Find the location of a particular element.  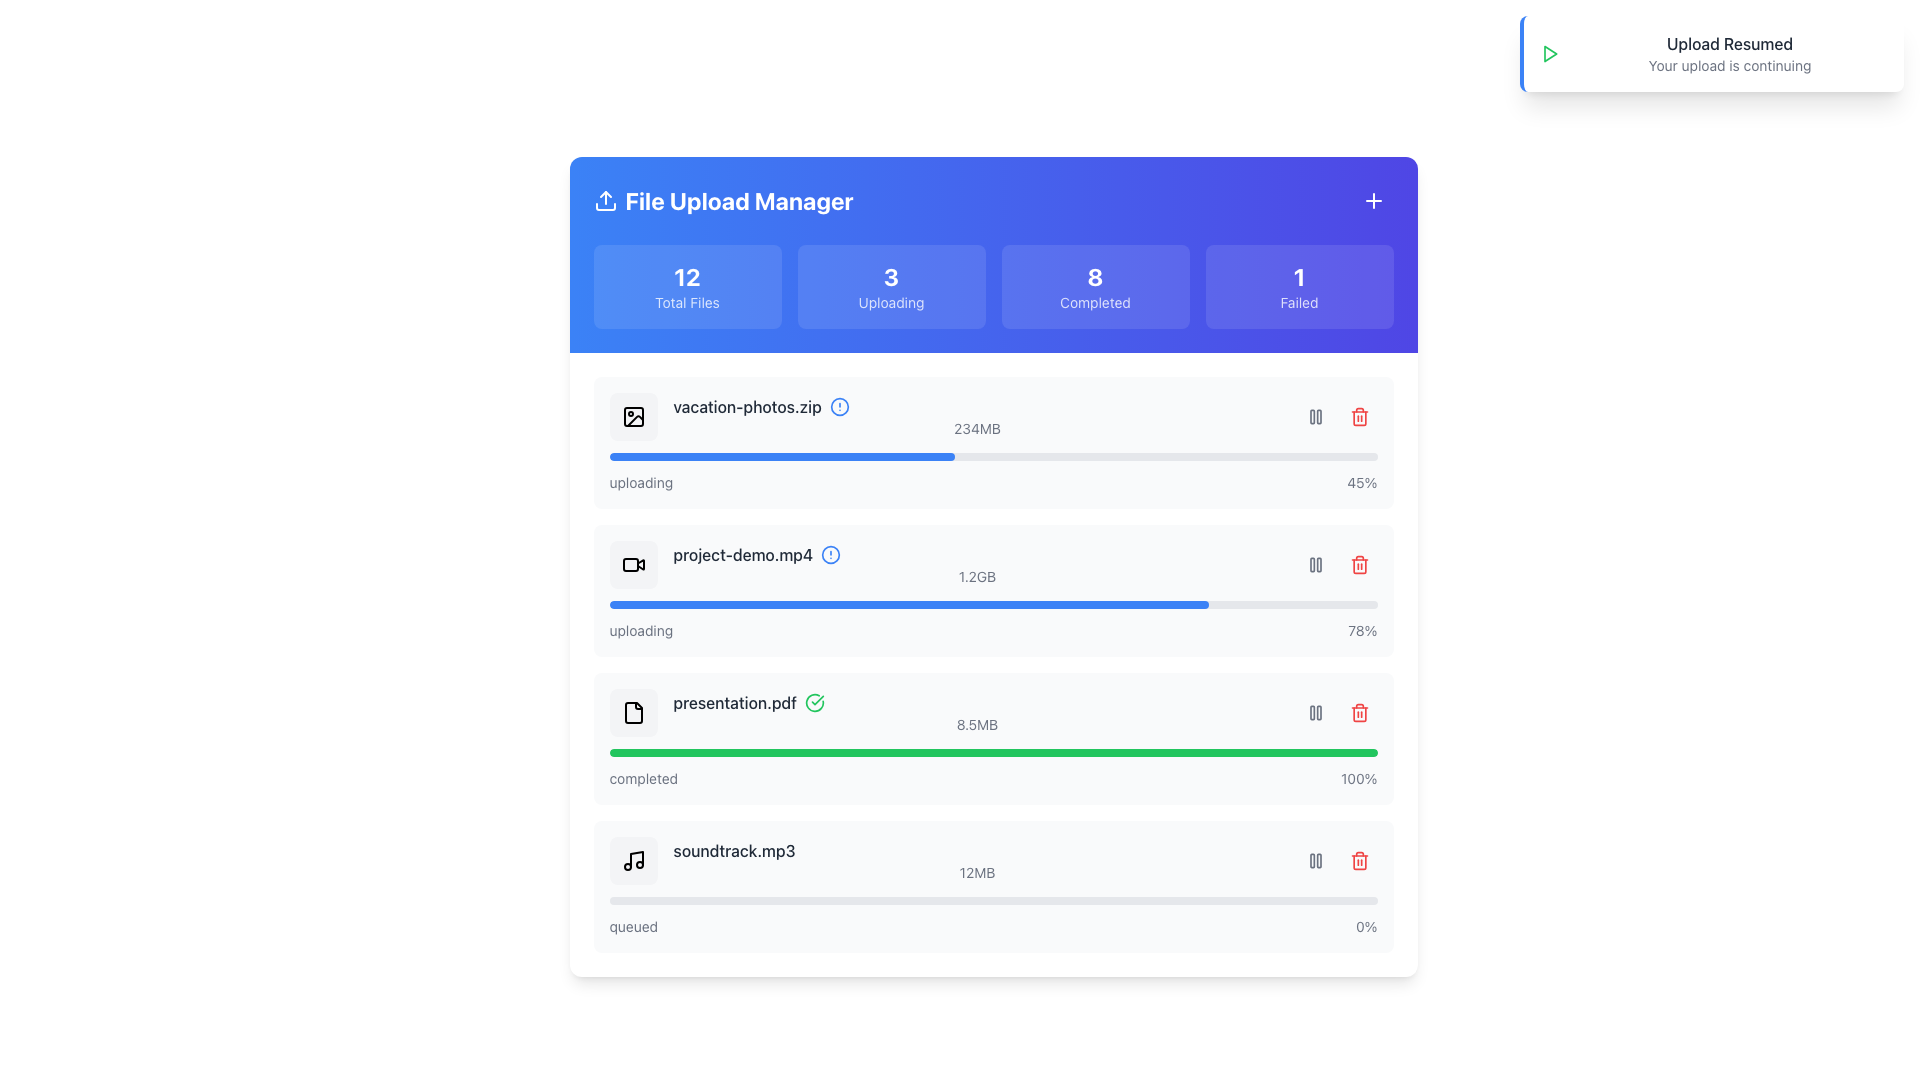

the Progress bar fill indicator, which is a blue horizontal strip indicating progress within the file upload manager for 'project-demo.mp4' is located at coordinates (907, 604).